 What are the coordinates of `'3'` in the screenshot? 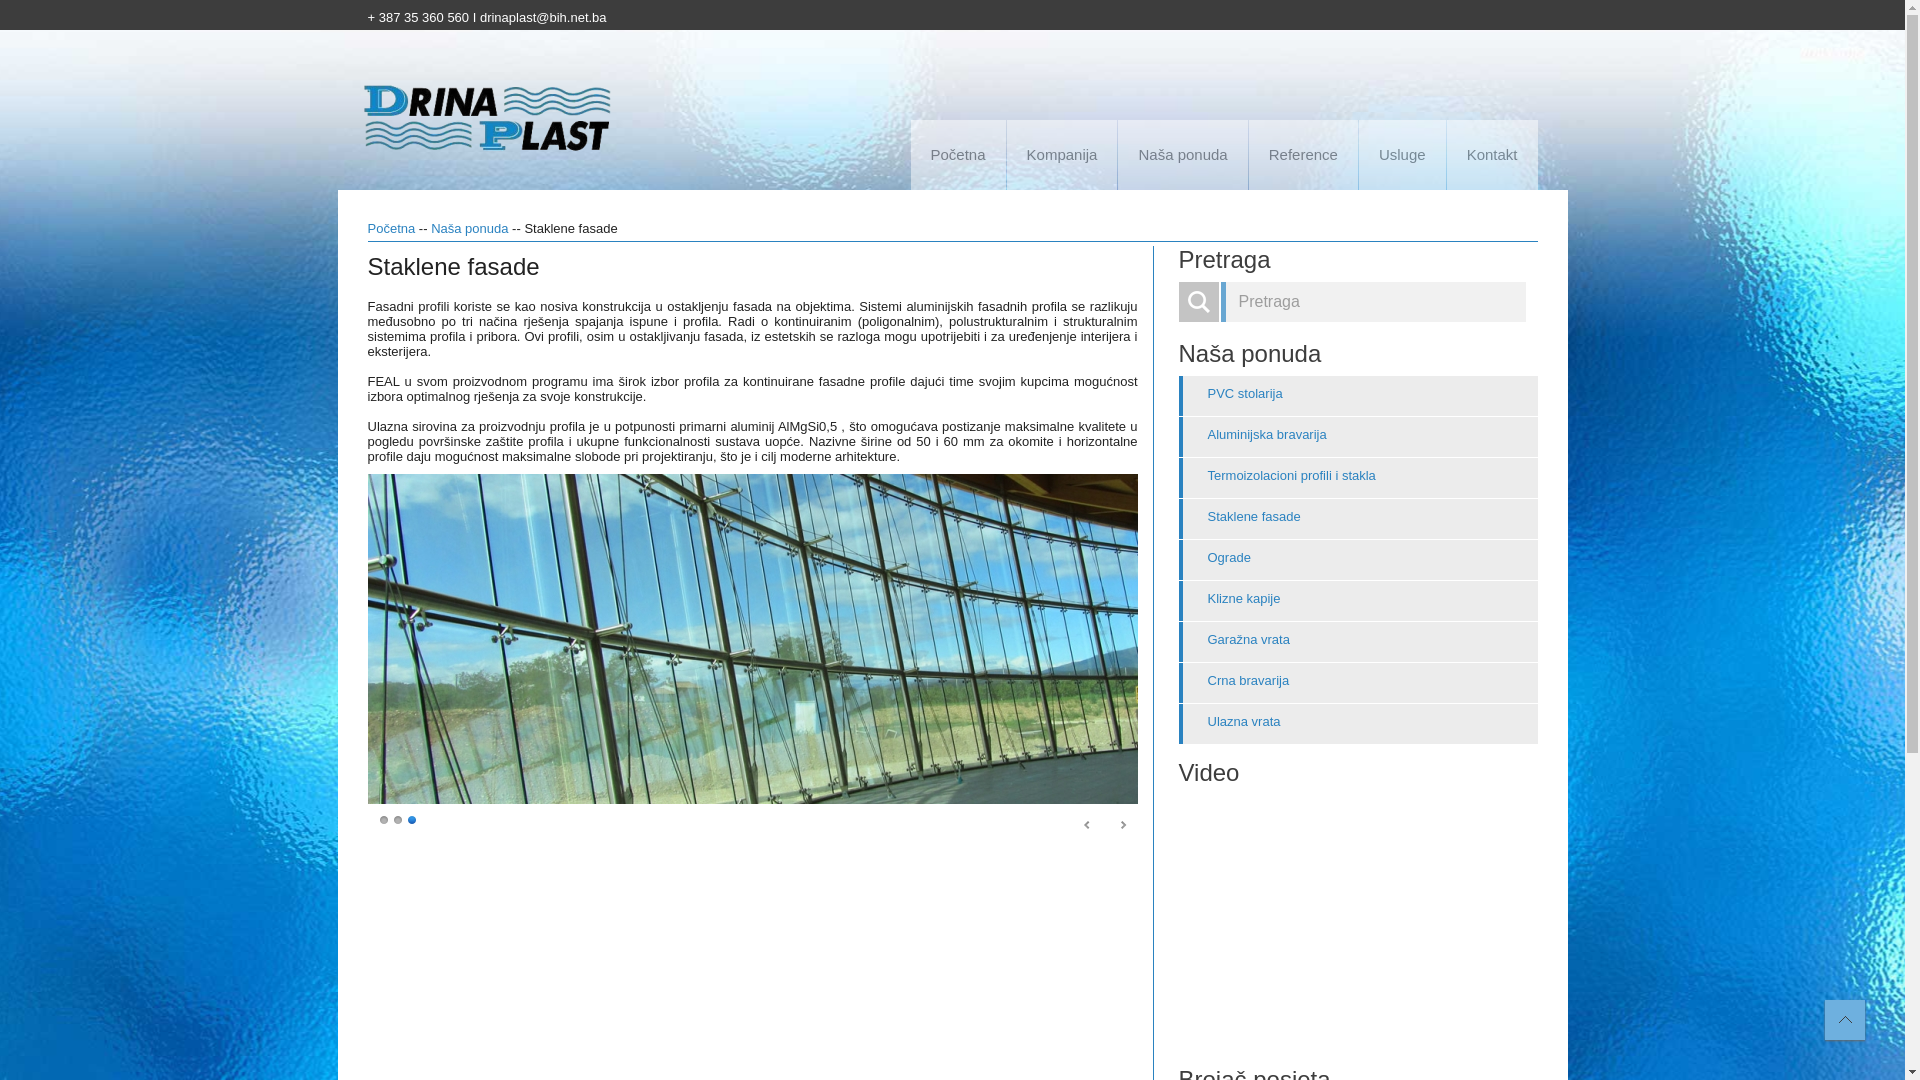 It's located at (411, 818).